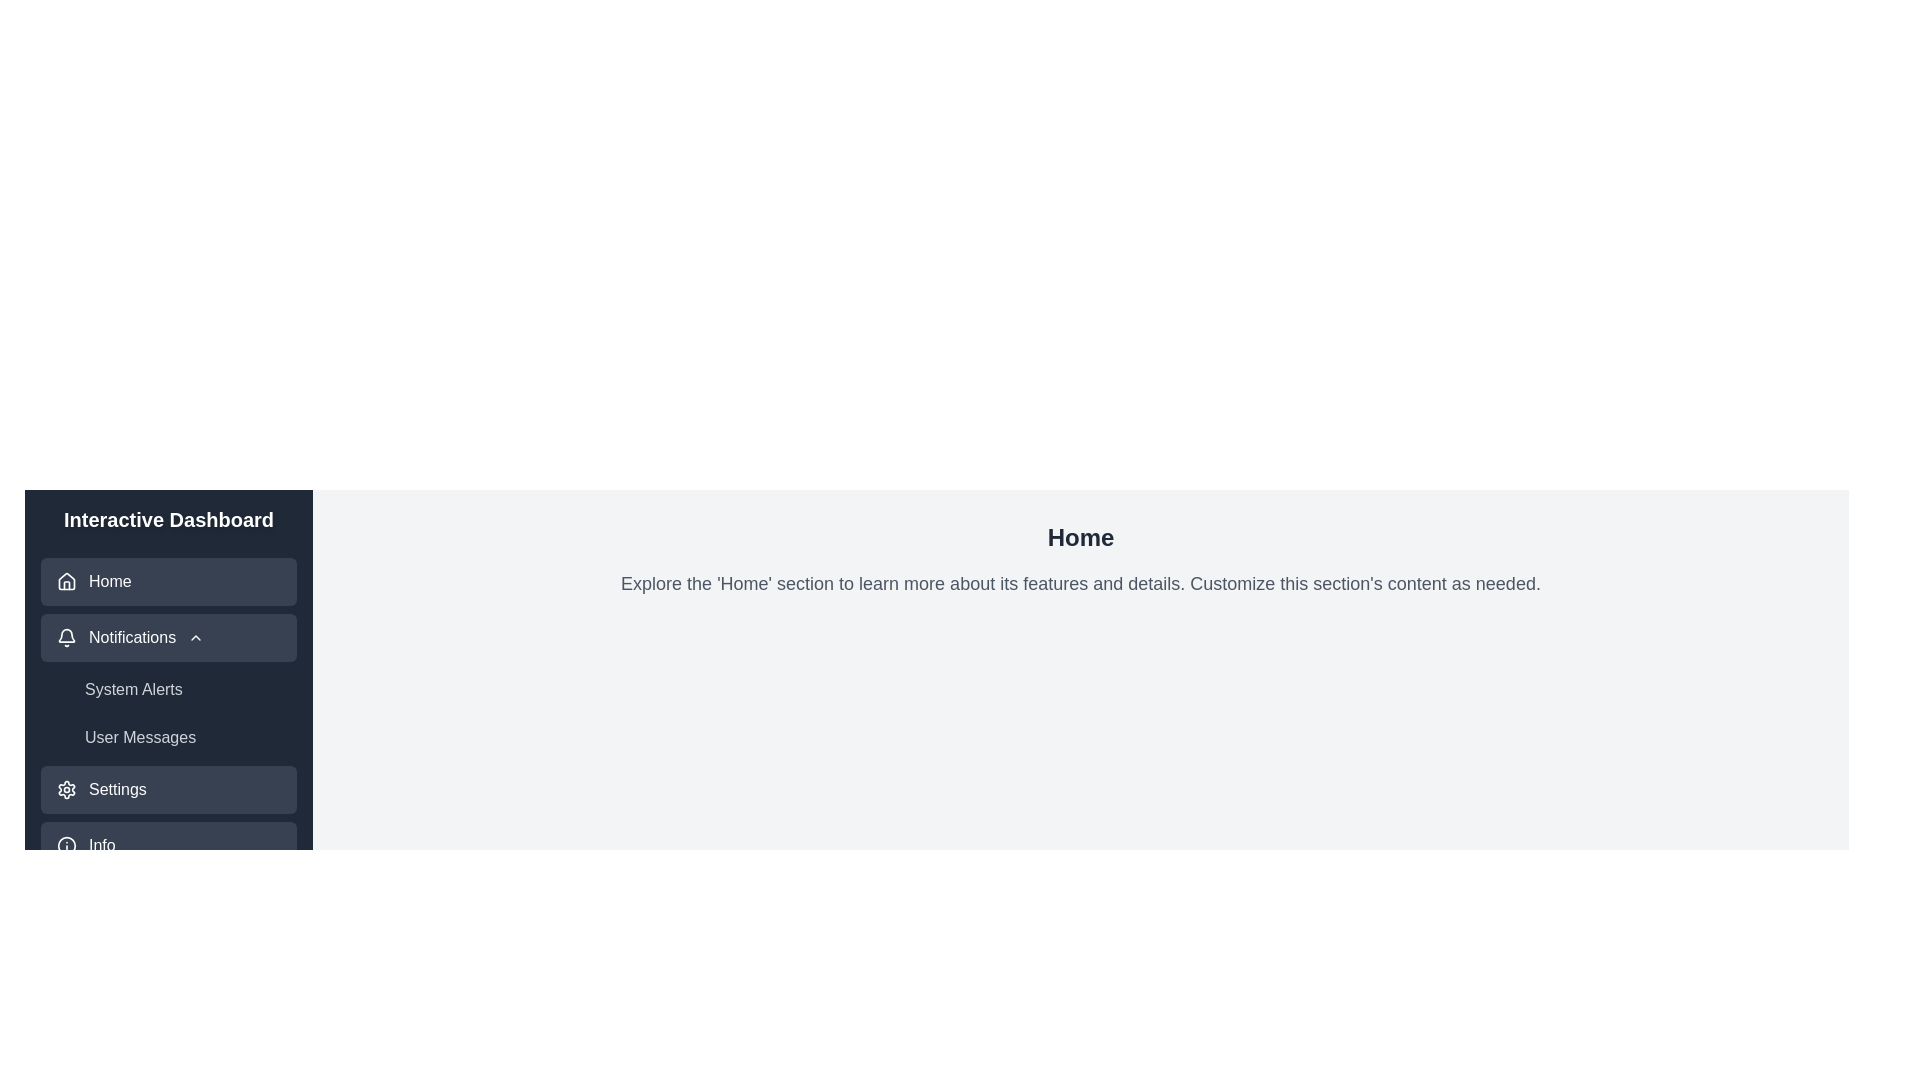 The height and width of the screenshot is (1080, 1920). Describe the element at coordinates (185, 689) in the screenshot. I see `the 'System Alerts' button in the left sidebar navigation menu` at that location.